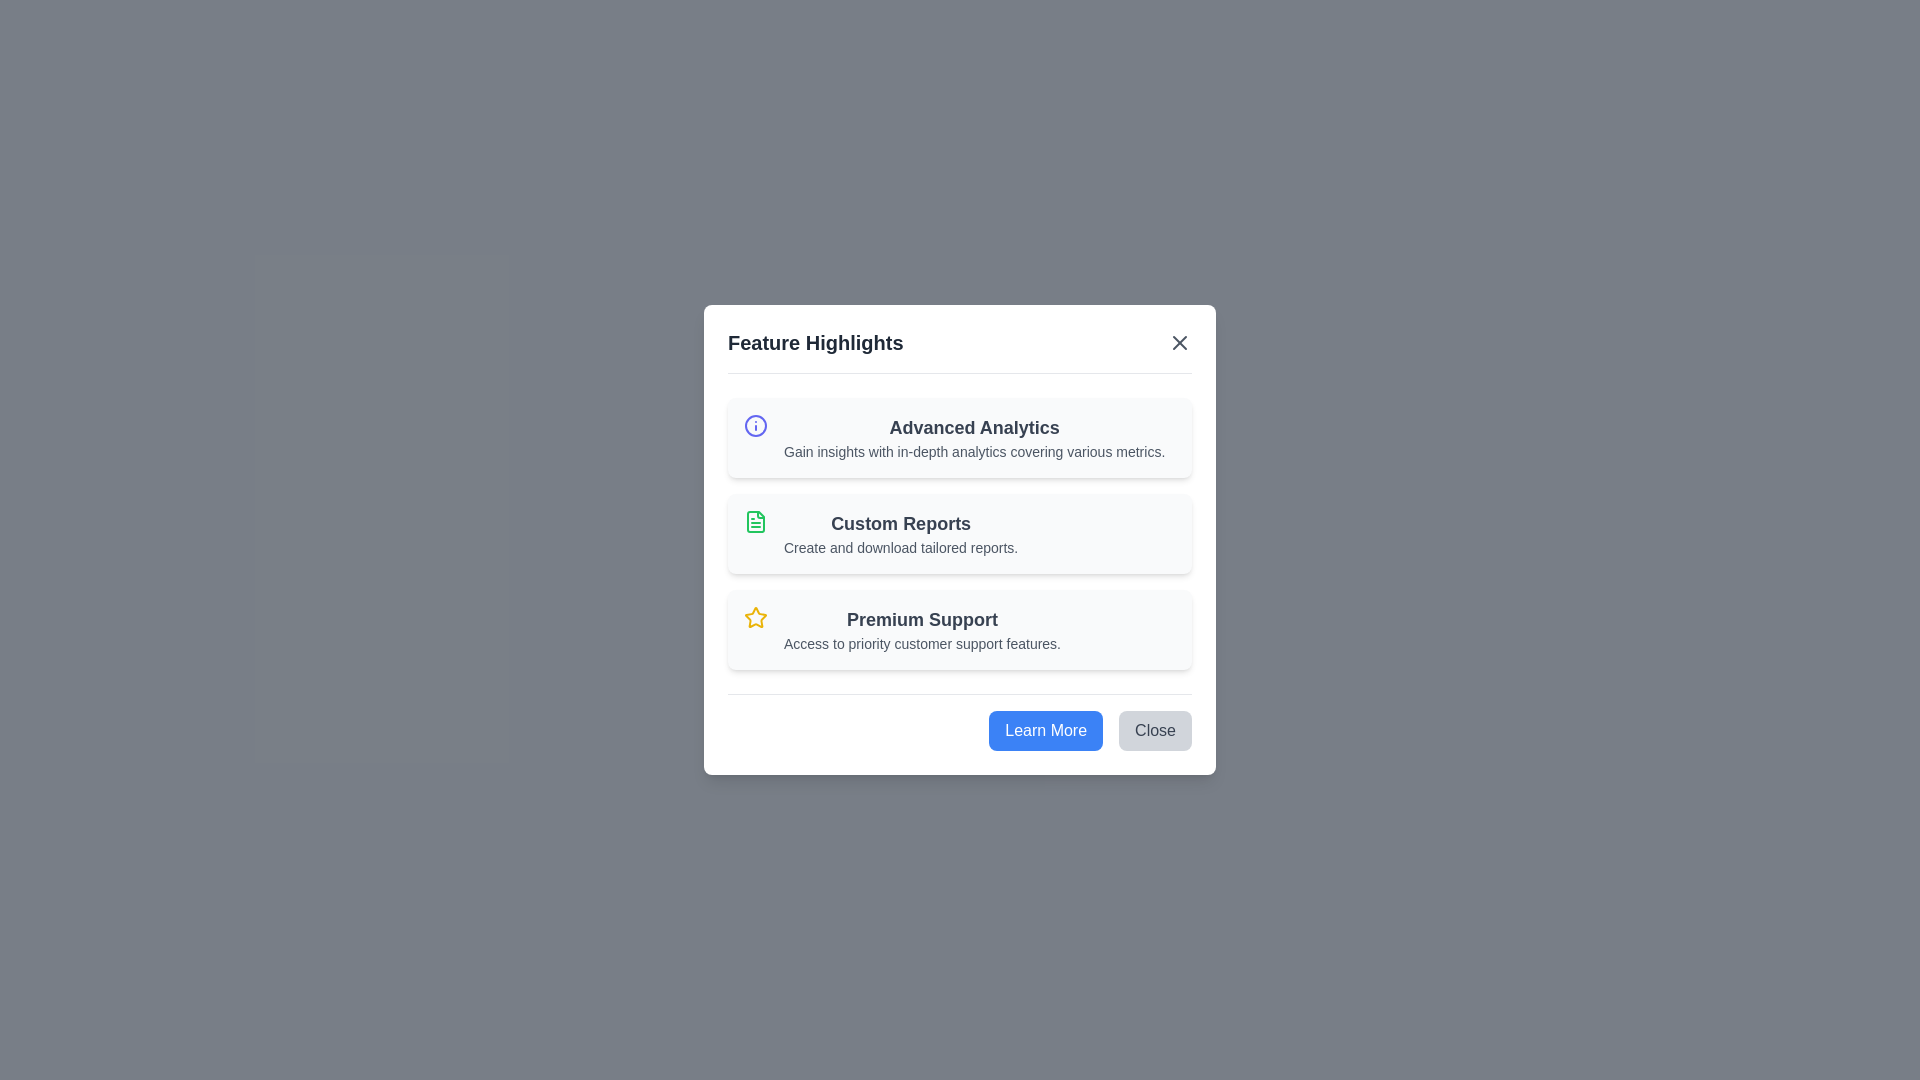  What do you see at coordinates (974, 427) in the screenshot?
I see `the Text element that serves as the title for the Advanced Analytics feature, positioned below a horizontal divider in the 'Feature Highlights' section` at bounding box center [974, 427].